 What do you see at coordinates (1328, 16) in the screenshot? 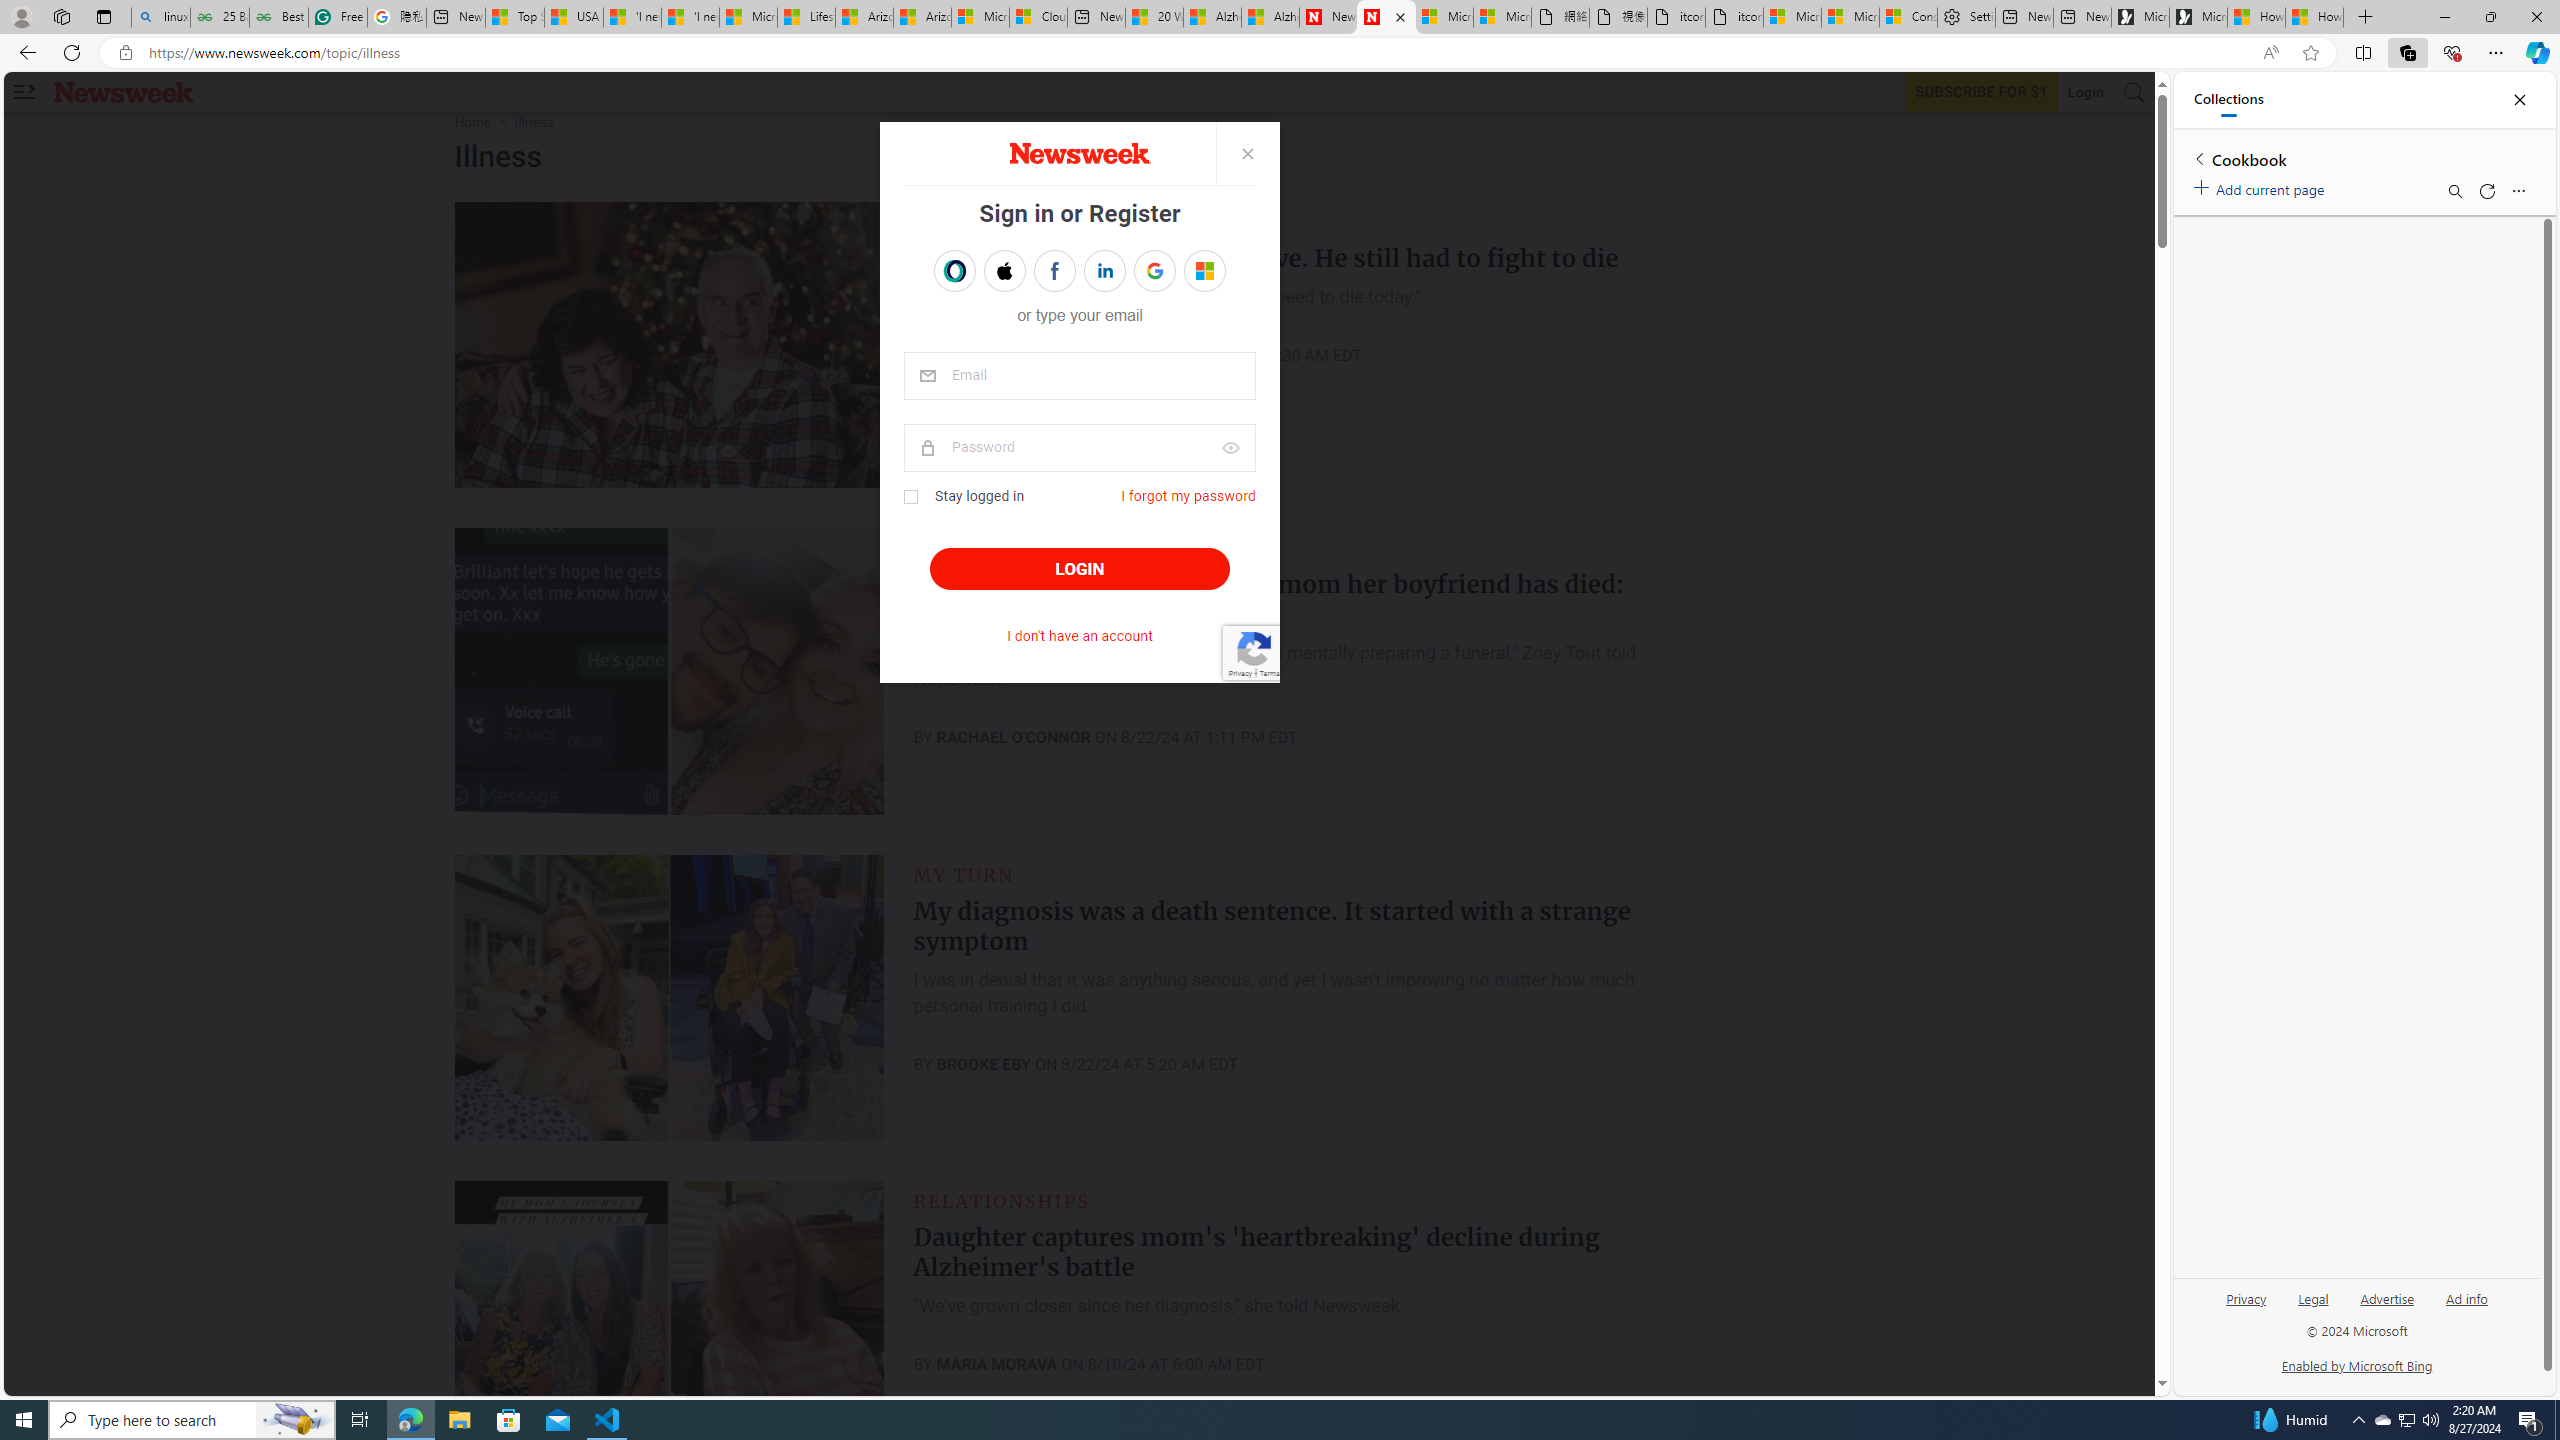
I see `'Newsweek - News, Analysis, Politics, Business, Technology'` at bounding box center [1328, 16].